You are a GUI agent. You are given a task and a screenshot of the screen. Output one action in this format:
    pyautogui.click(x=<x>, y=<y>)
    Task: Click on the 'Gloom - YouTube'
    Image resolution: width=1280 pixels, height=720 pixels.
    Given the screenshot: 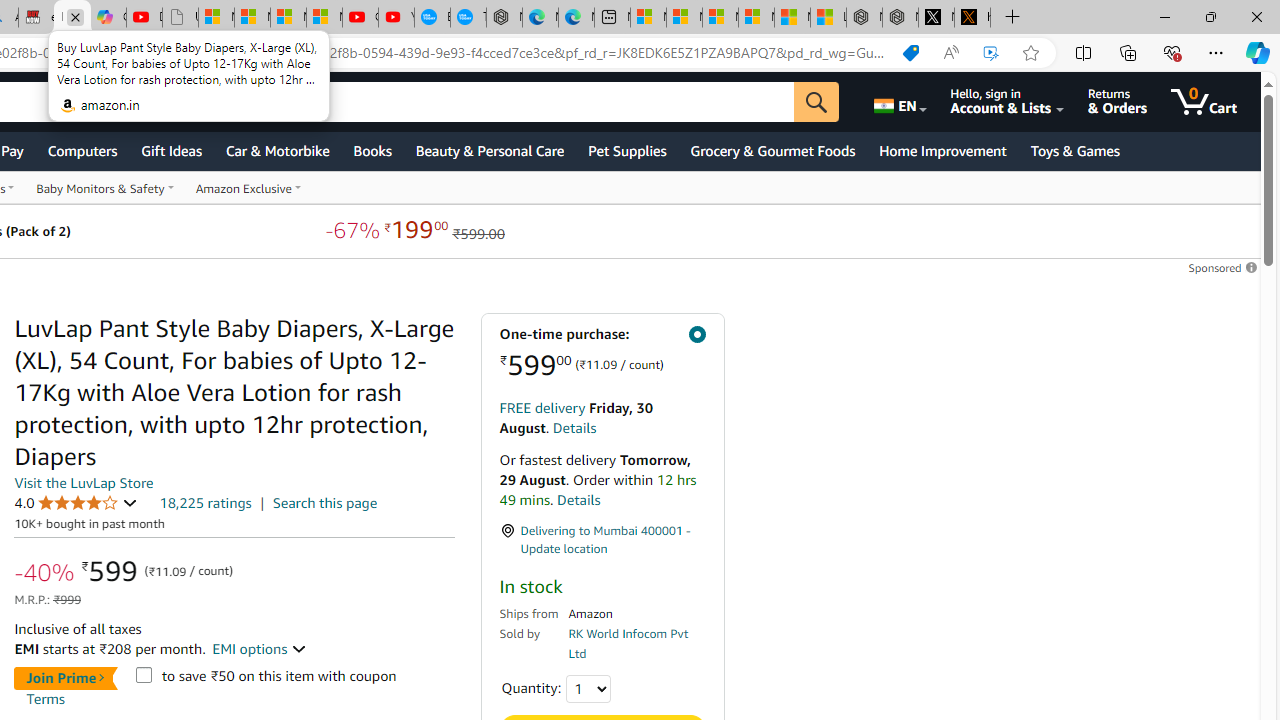 What is the action you would take?
    pyautogui.click(x=360, y=17)
    